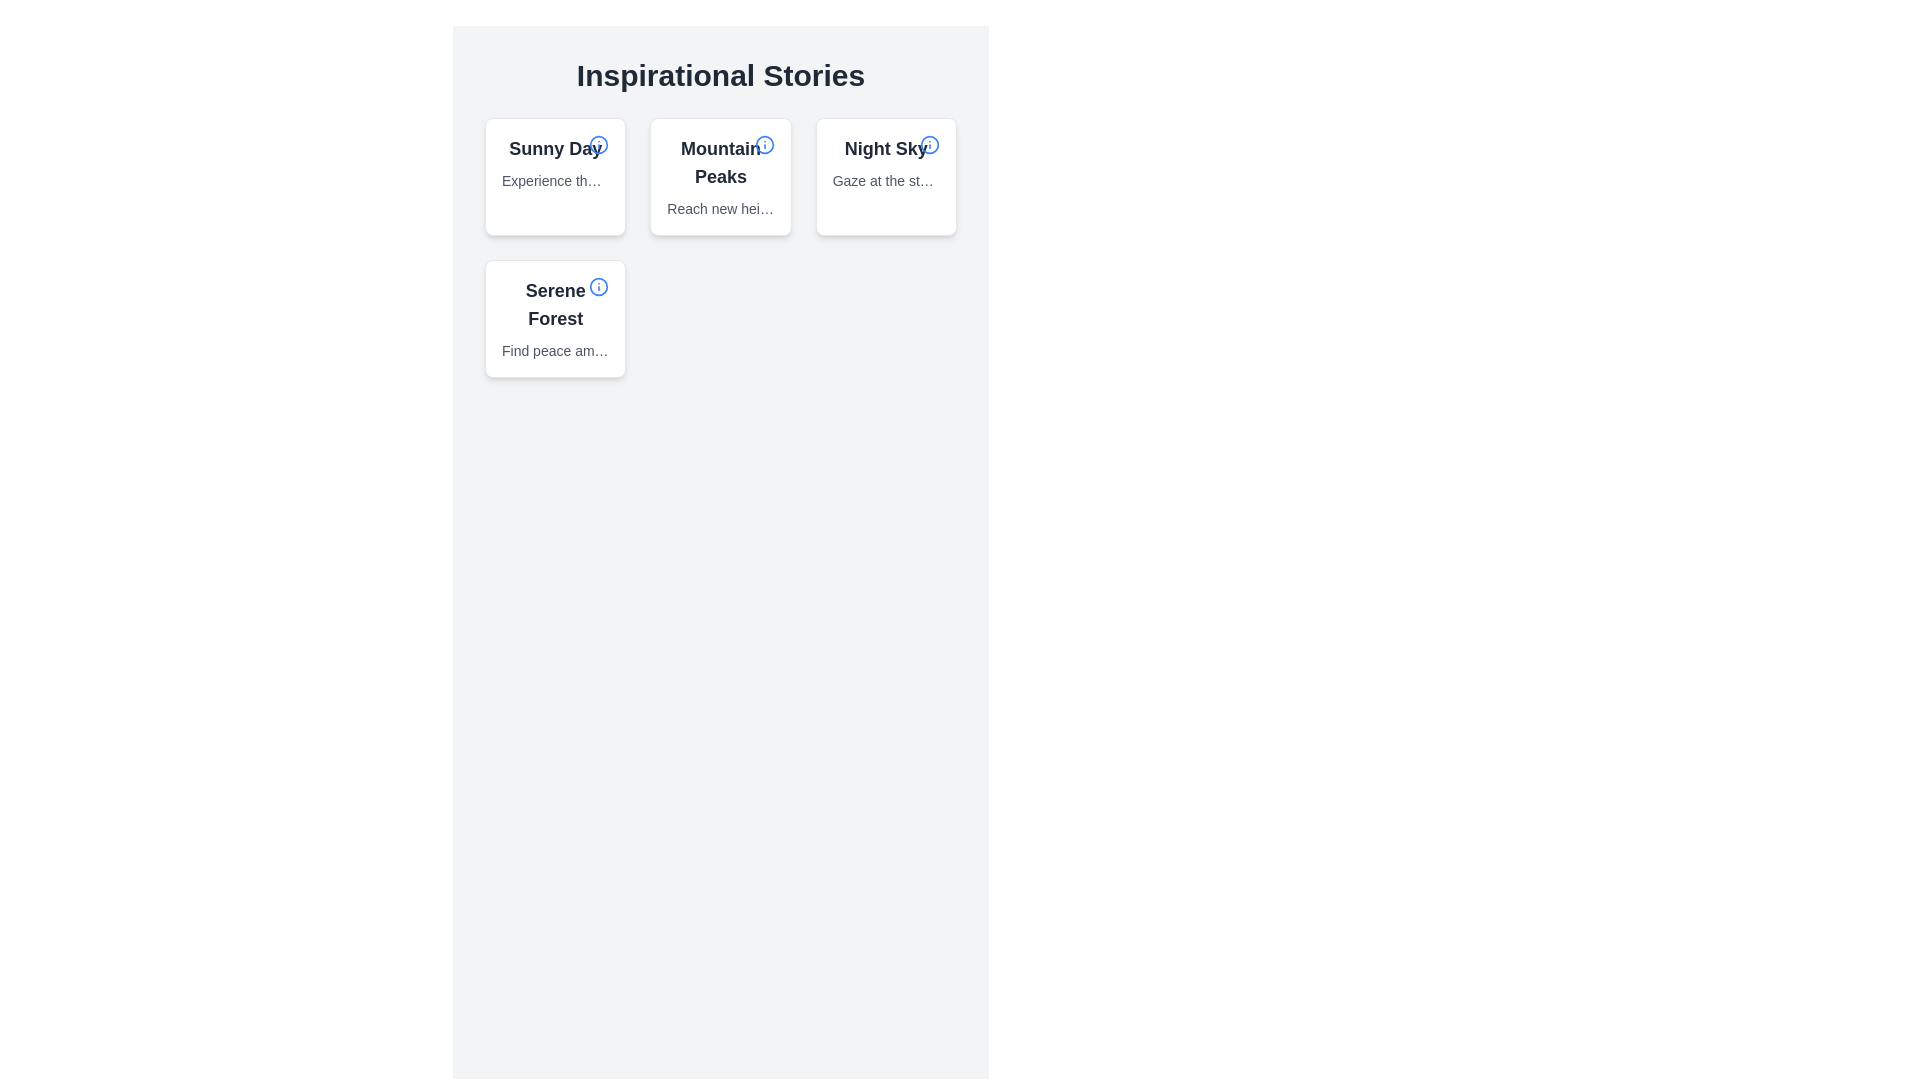  What do you see at coordinates (555, 181) in the screenshot?
I see `text segment styled in a small, gray font that reads 'Experience the tranquility of sunny beaches and calm waves.' located below the bold title 'Sunny Day' in the upper-left card of the 'Inspirational Stories' grid layout` at bounding box center [555, 181].